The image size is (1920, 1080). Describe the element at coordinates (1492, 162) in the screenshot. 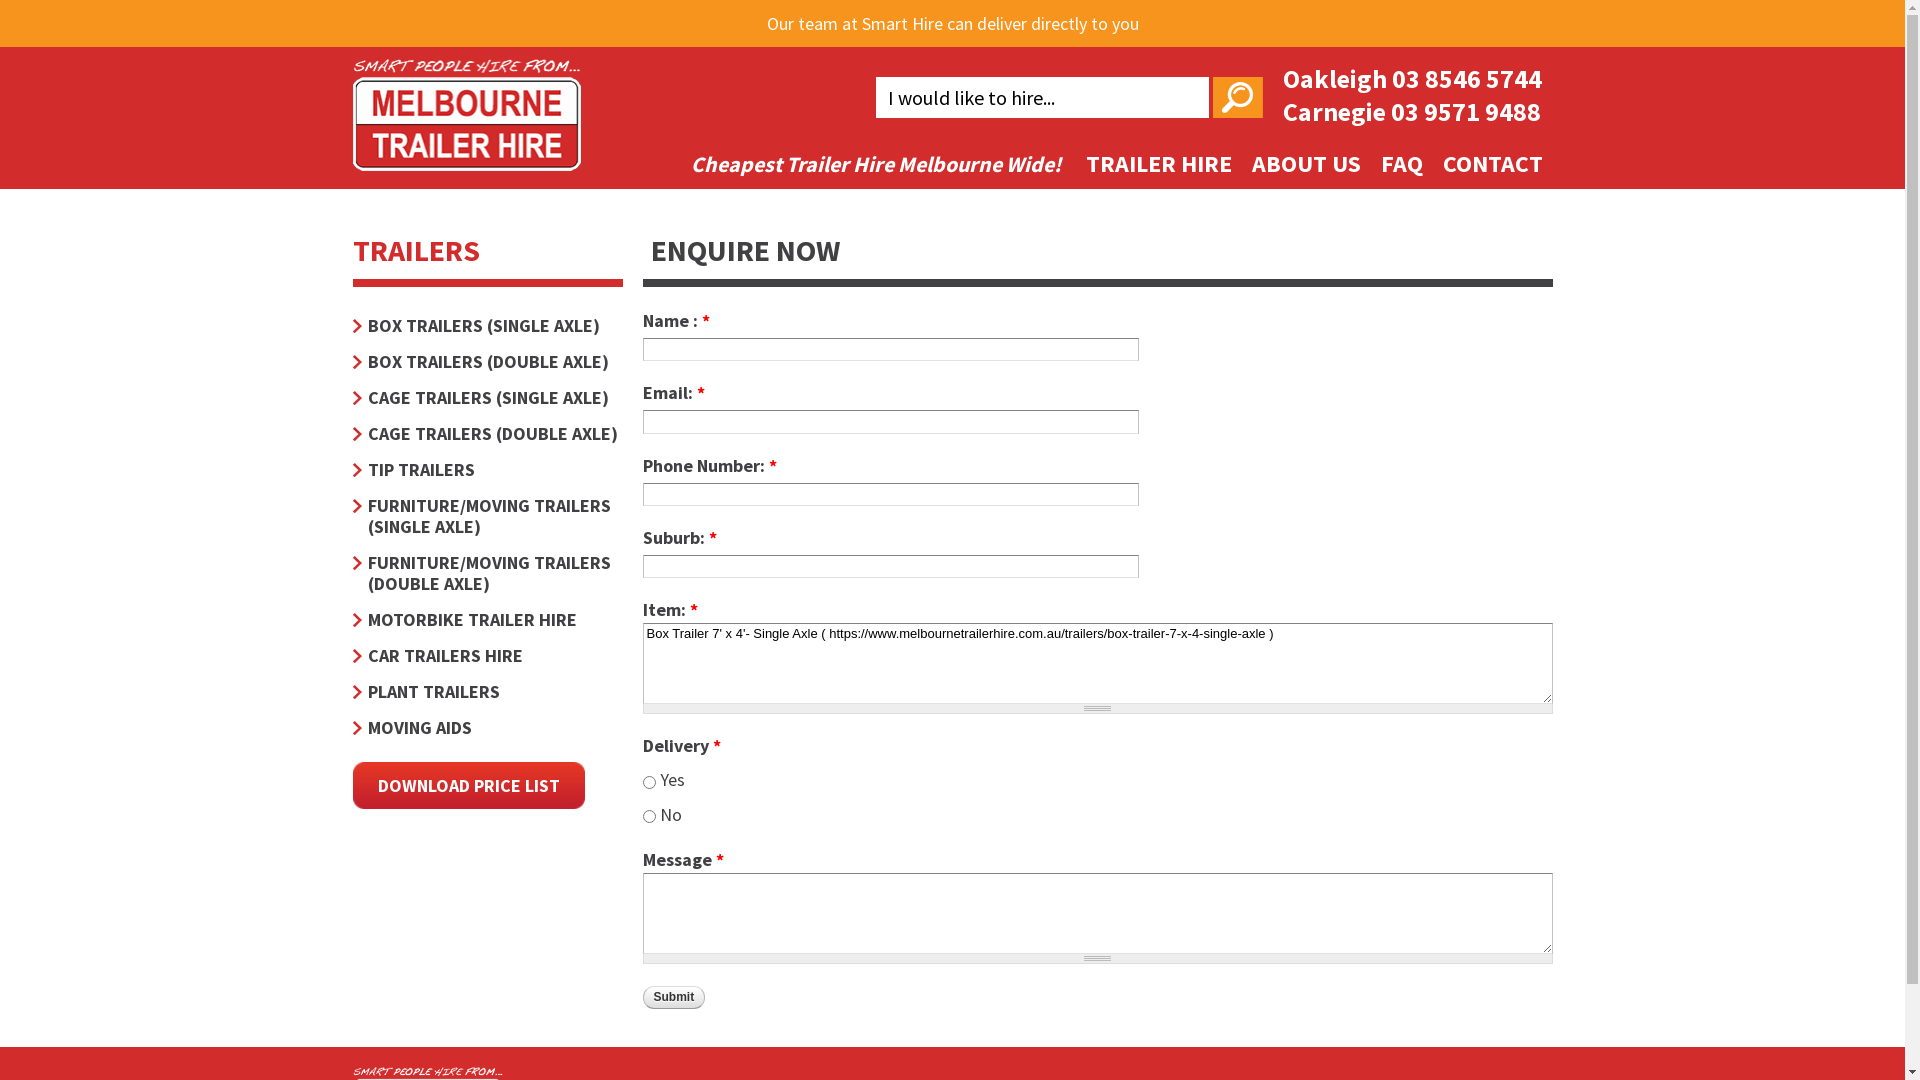

I see `'CONTACT'` at that location.